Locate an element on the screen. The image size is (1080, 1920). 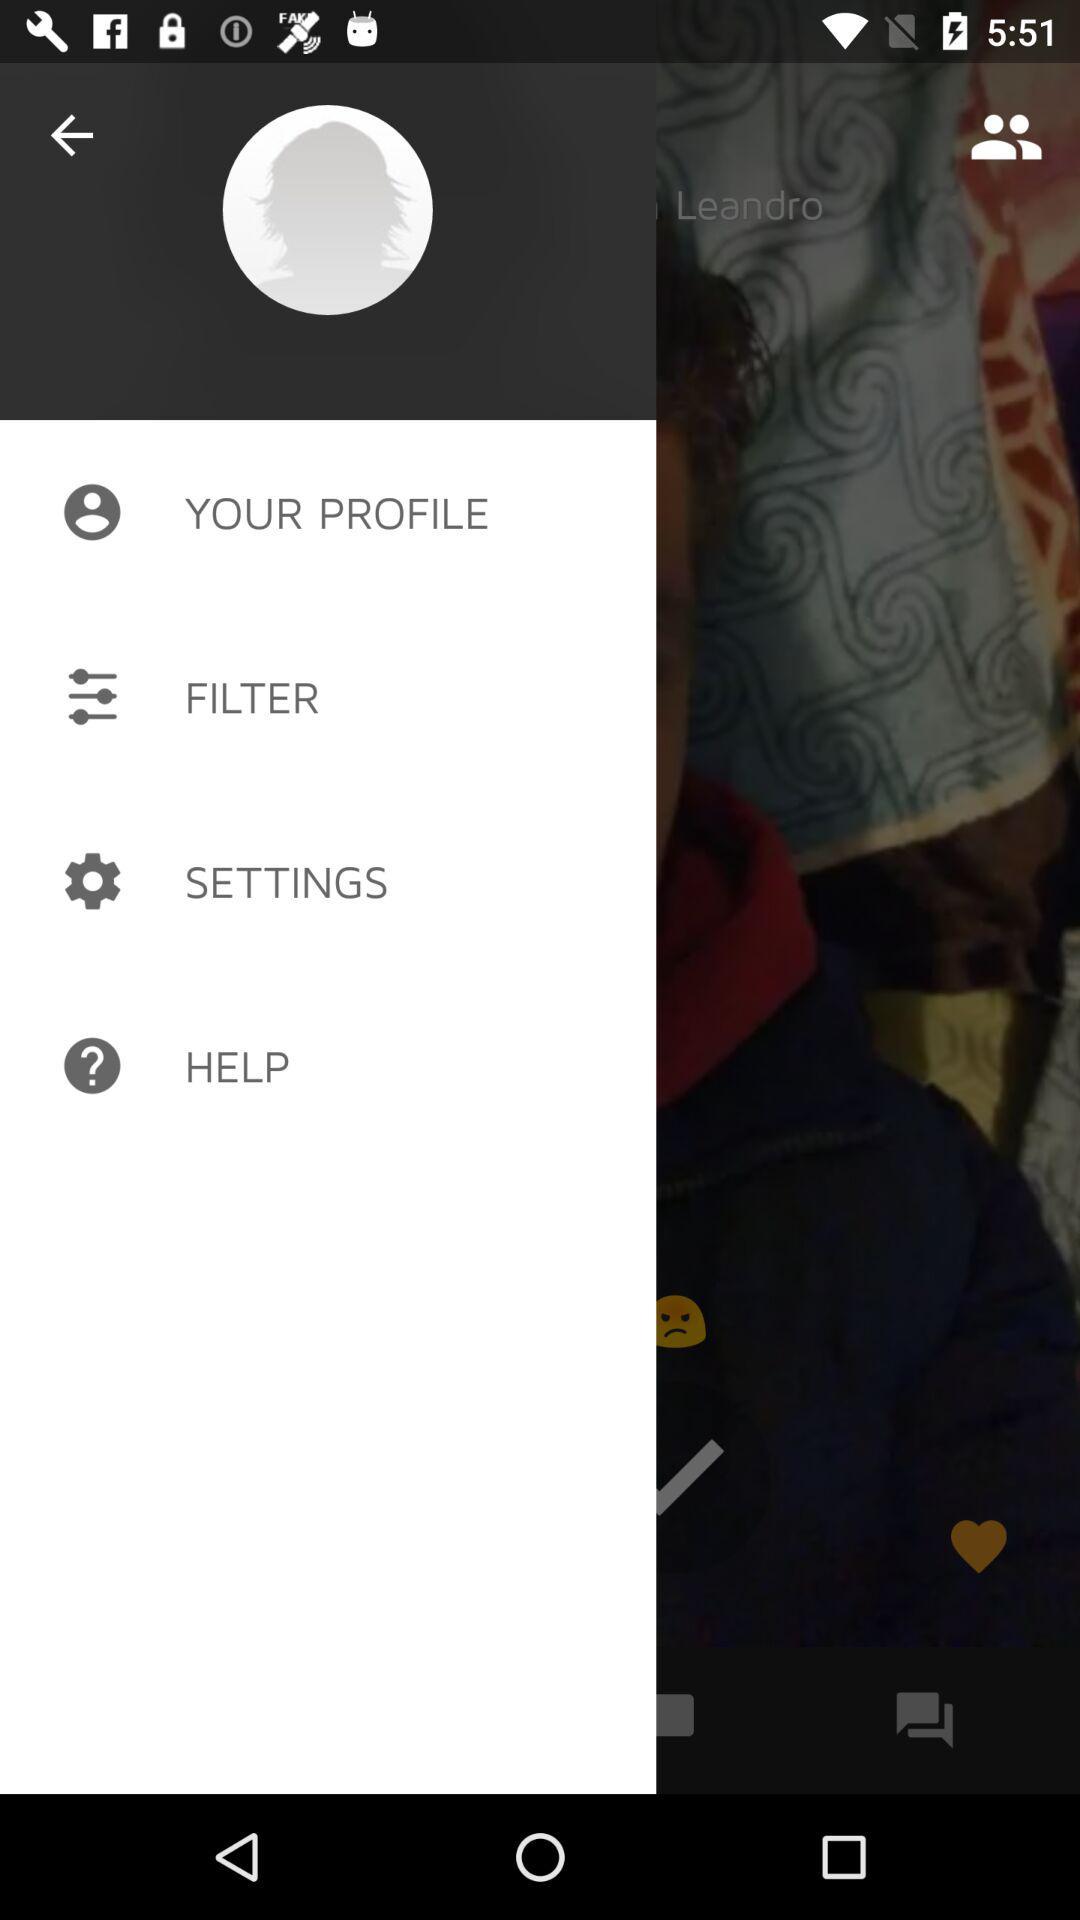
the favorite icon is located at coordinates (977, 1545).